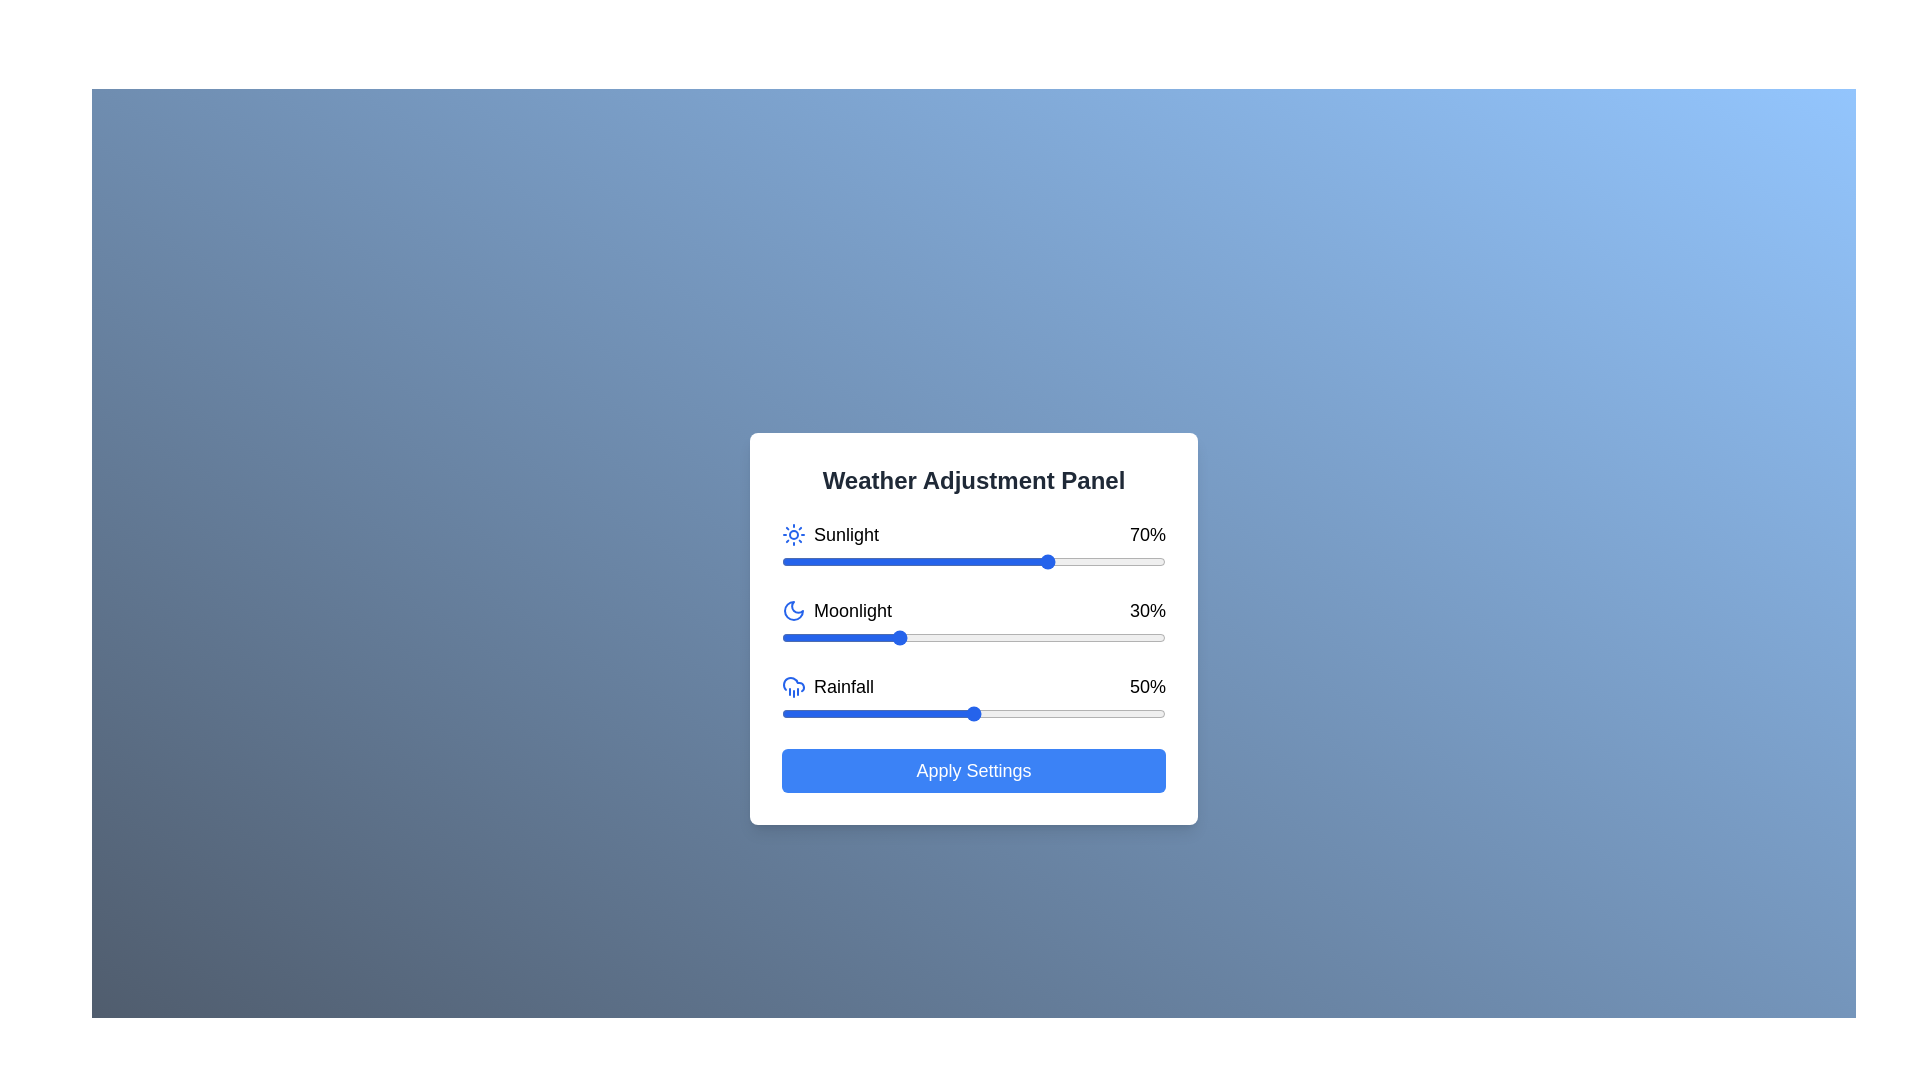  Describe the element at coordinates (792, 534) in the screenshot. I see `the Sunlight icon to interact with it` at that location.